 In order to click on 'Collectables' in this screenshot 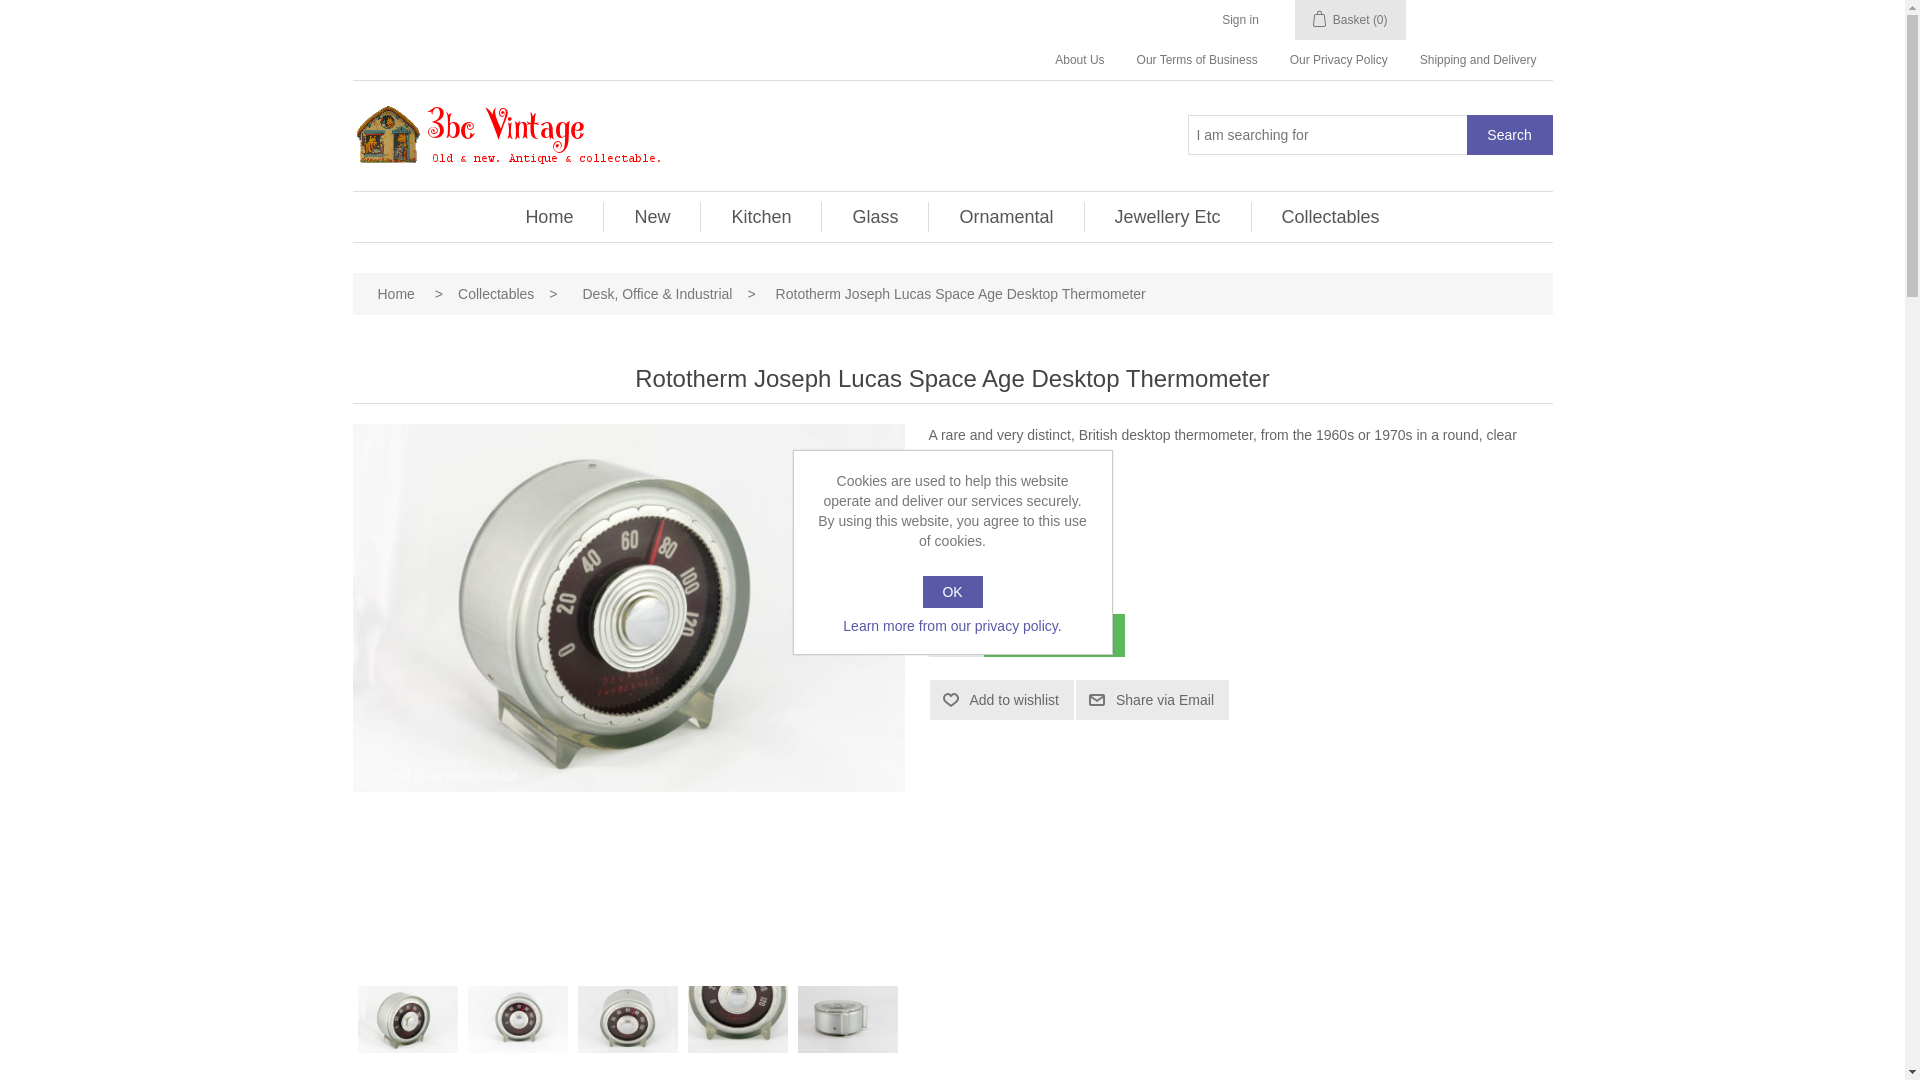, I will do `click(495, 293)`.